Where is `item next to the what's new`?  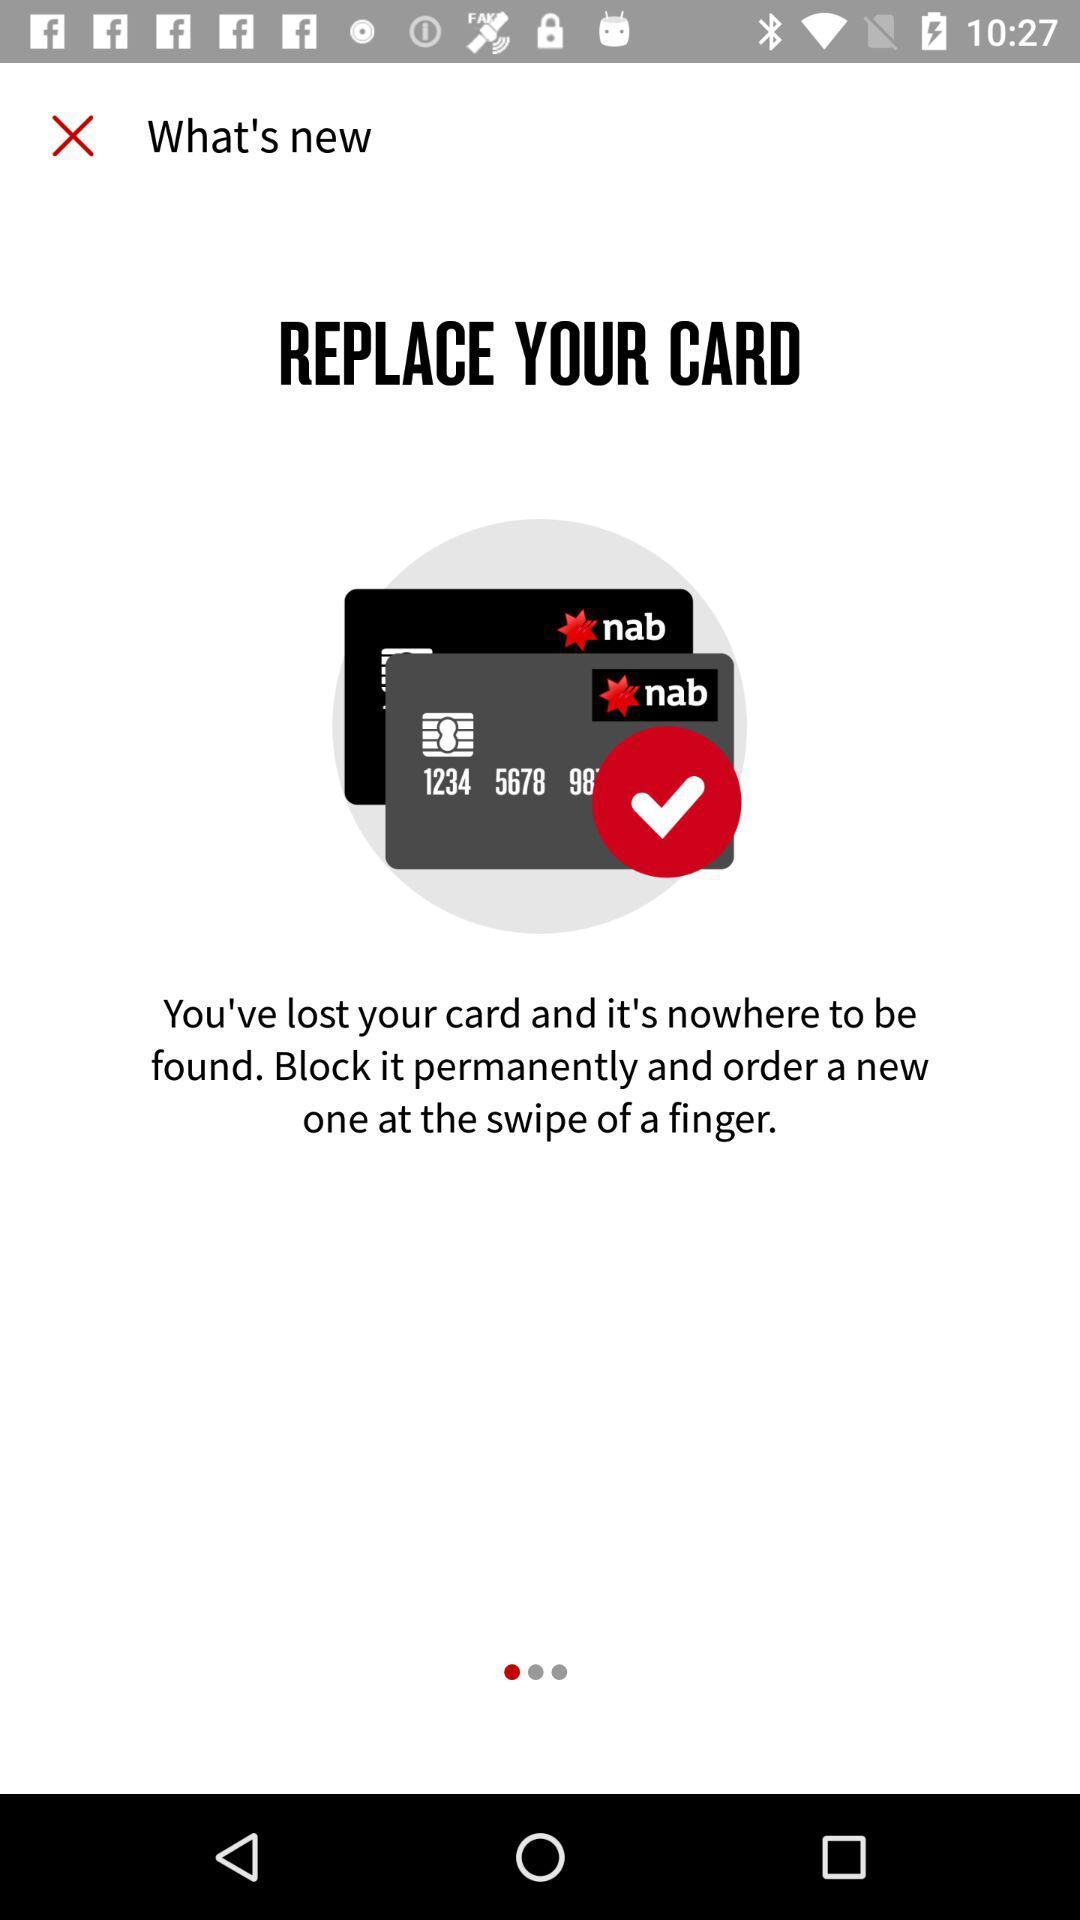
item next to the what's new is located at coordinates (72, 135).